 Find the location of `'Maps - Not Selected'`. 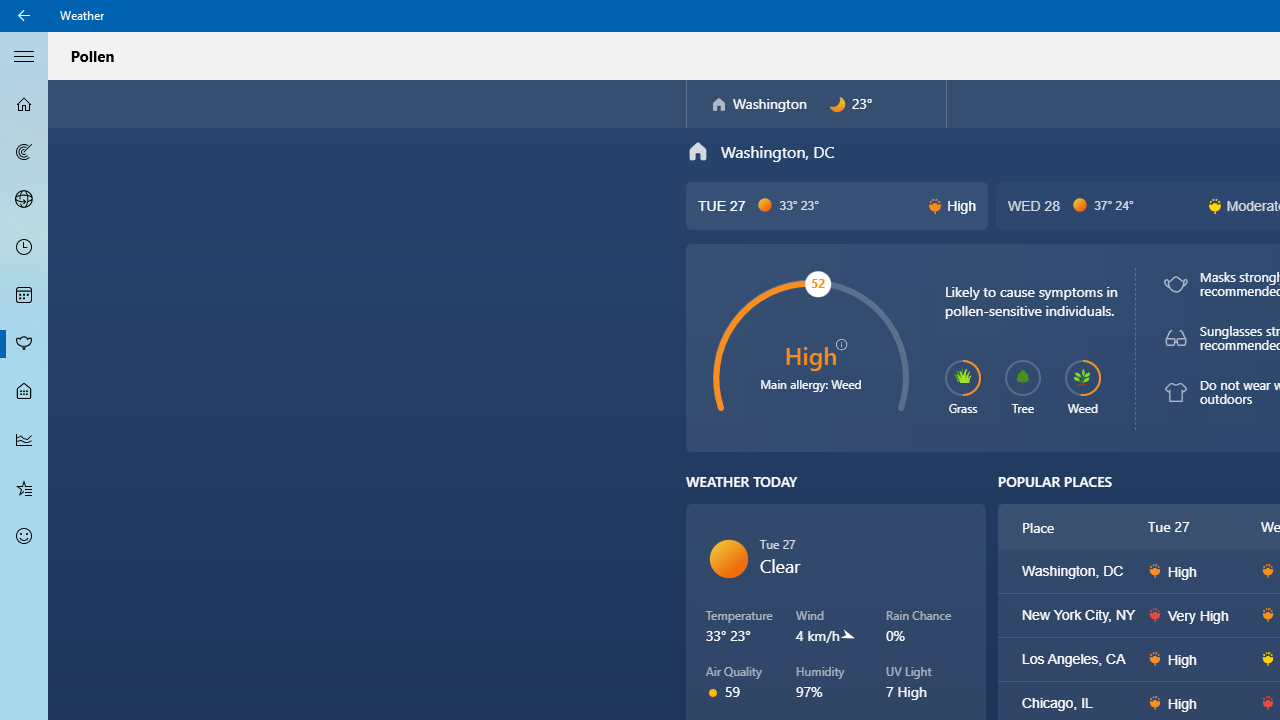

'Maps - Not Selected' is located at coordinates (24, 150).